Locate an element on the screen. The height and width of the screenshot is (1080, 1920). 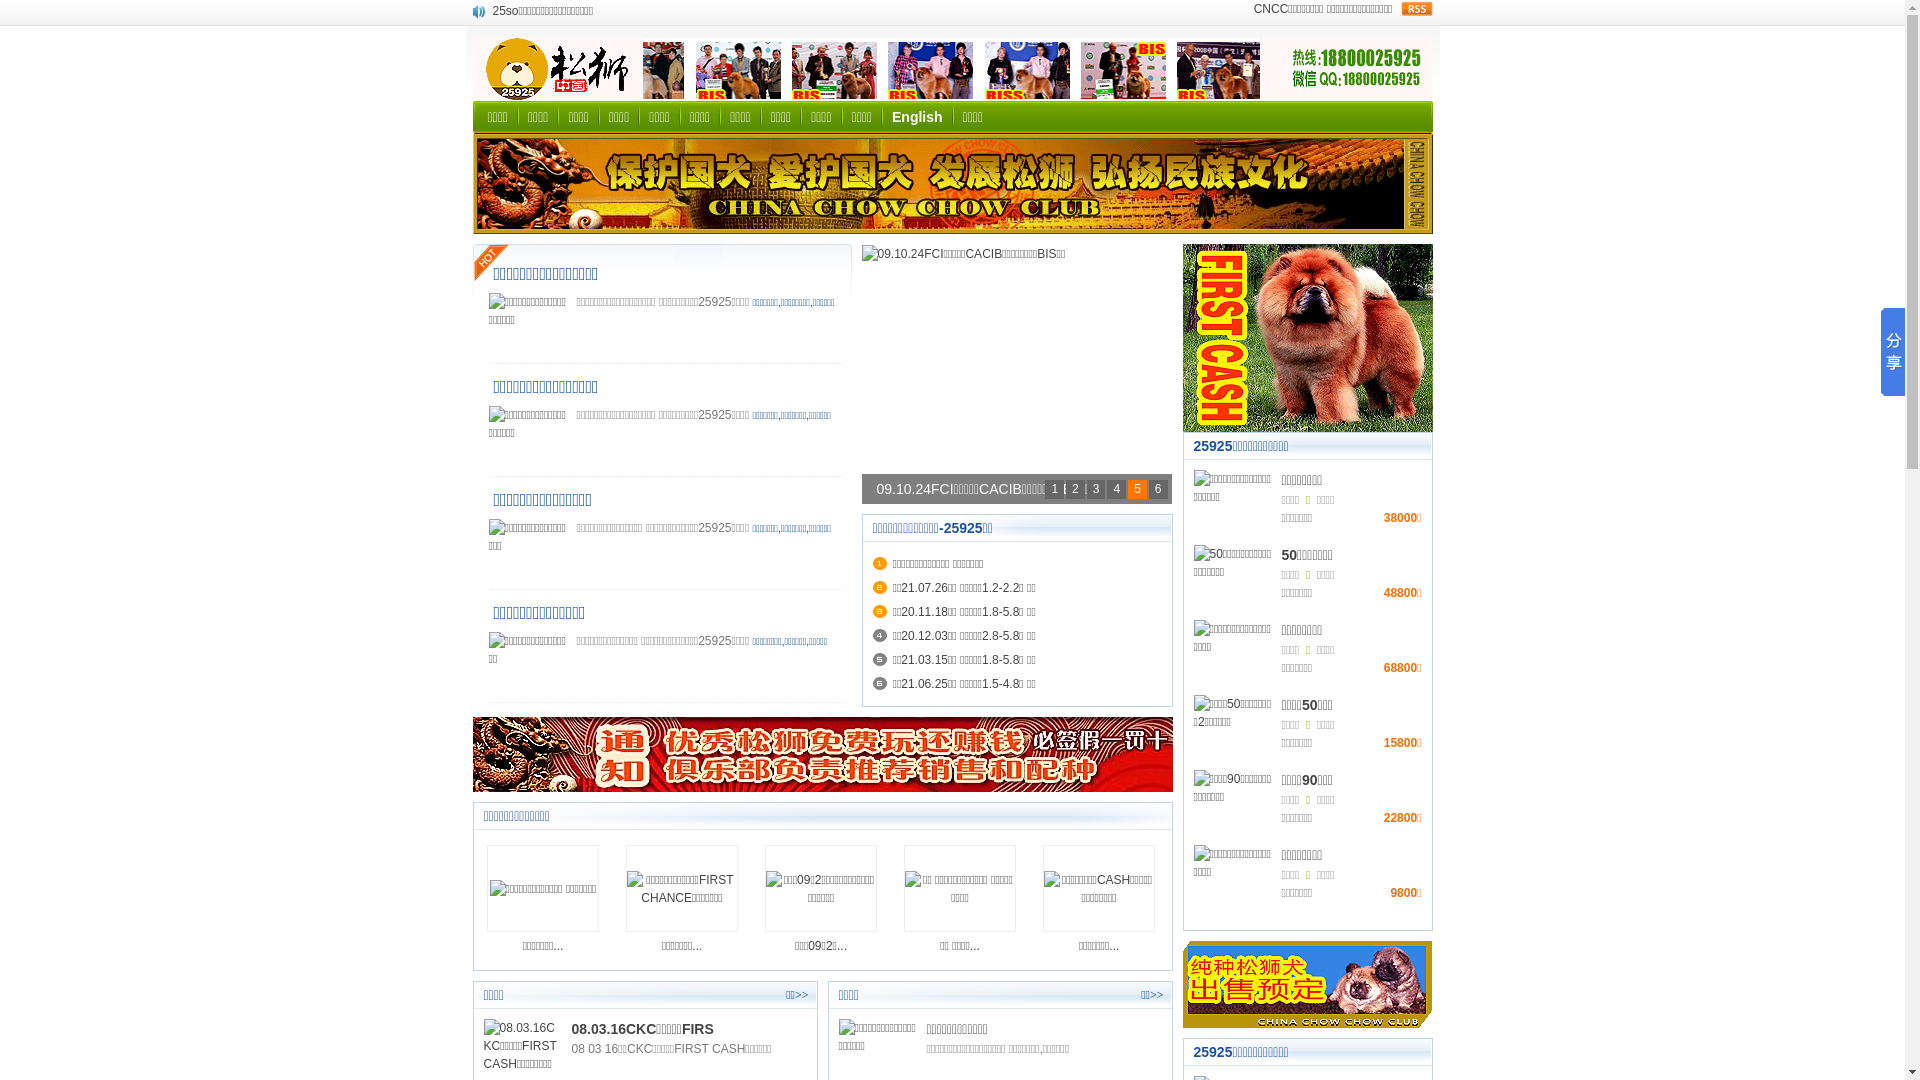
'rss' is located at coordinates (1415, 8).